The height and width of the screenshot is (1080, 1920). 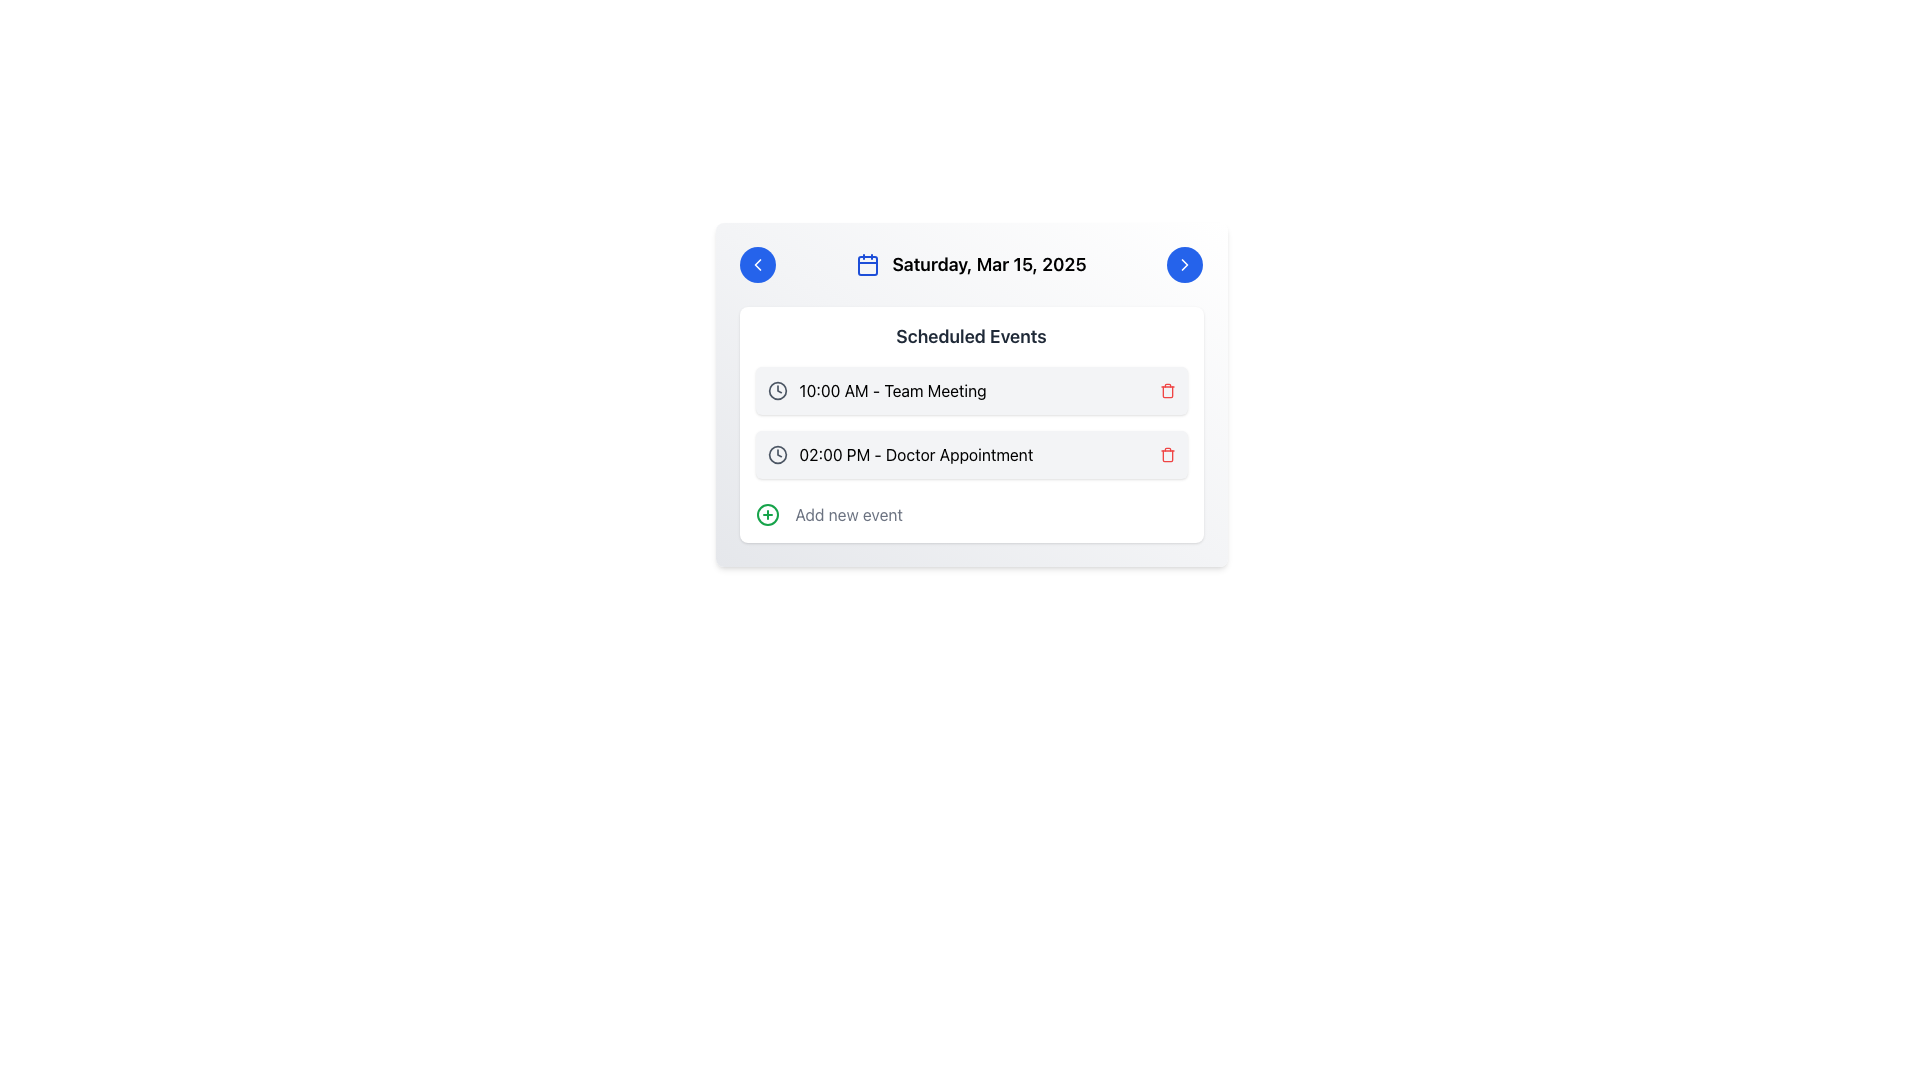 I want to click on the left-pointing chevron arrow icon located inside a blue circular button, so click(x=756, y=264).